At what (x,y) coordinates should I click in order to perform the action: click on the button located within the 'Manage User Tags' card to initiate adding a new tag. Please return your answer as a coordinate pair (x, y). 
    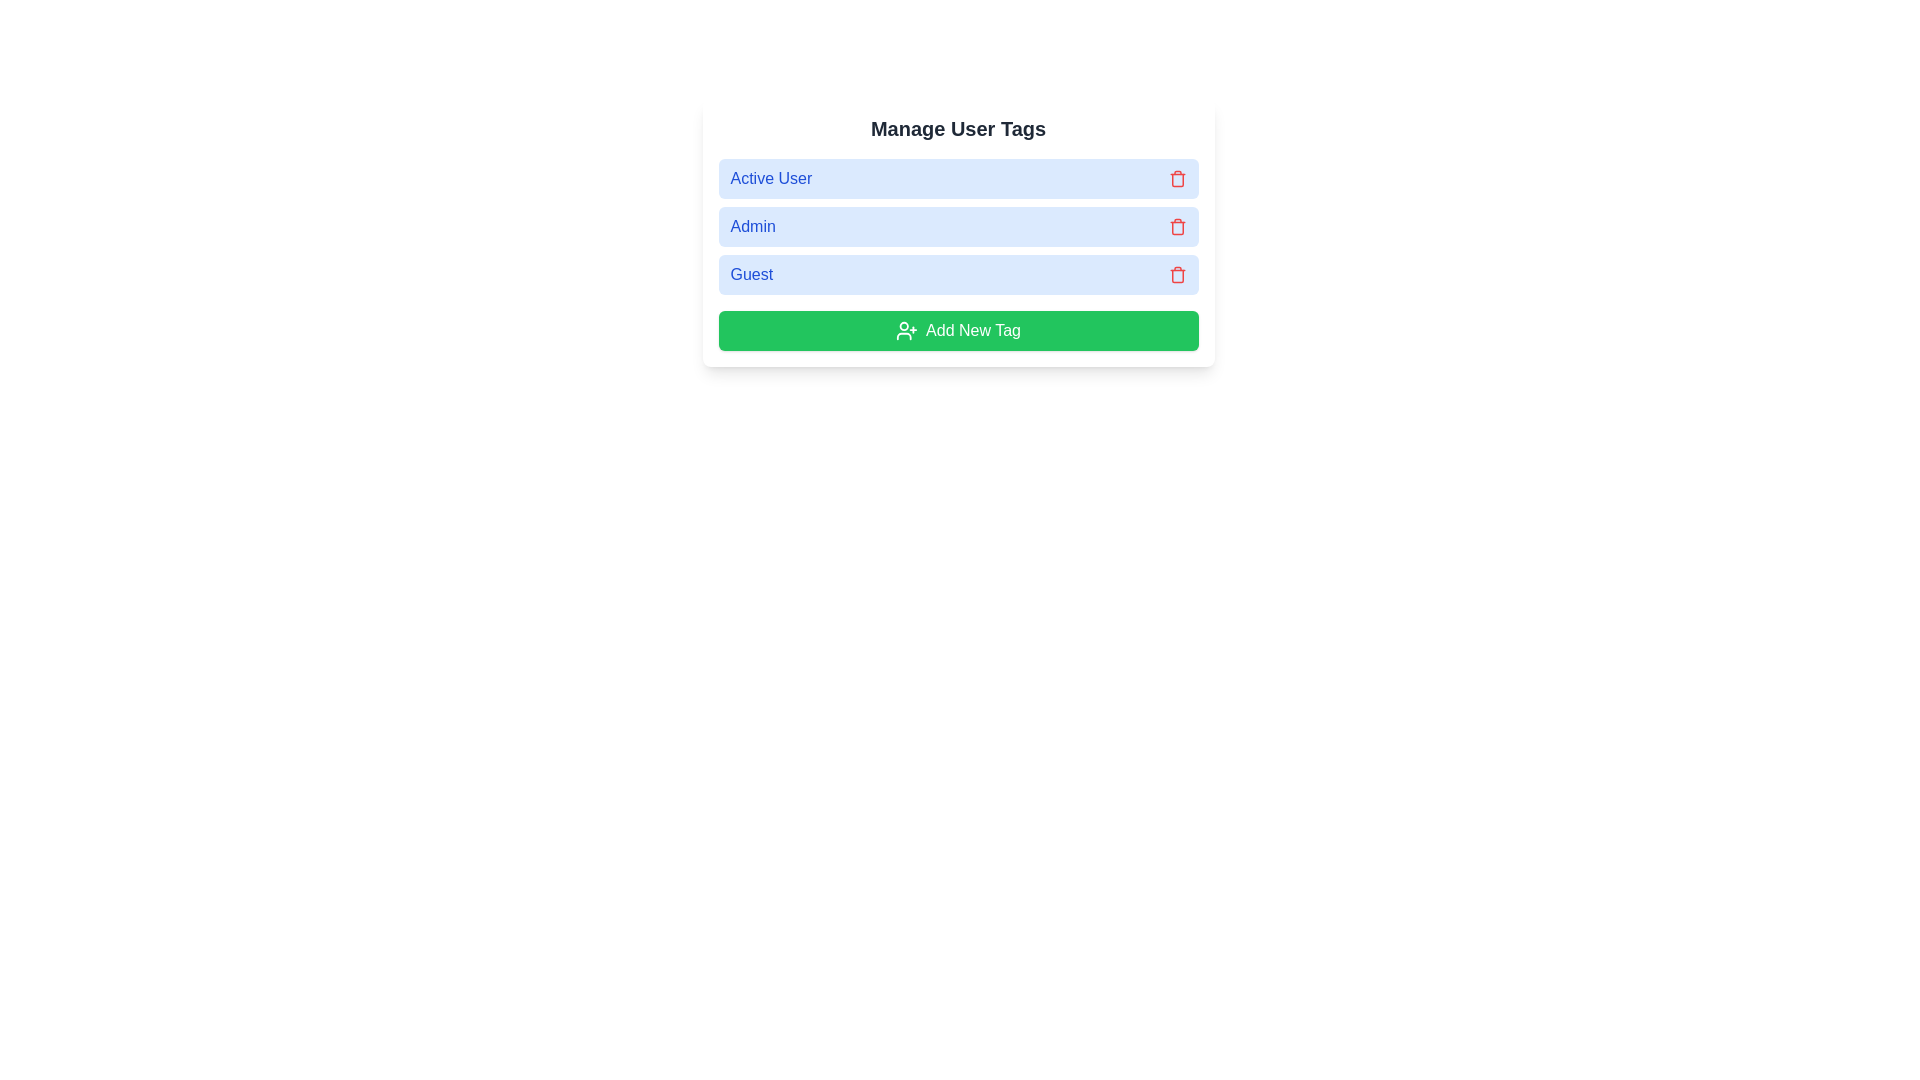
    Looking at the image, I should click on (957, 330).